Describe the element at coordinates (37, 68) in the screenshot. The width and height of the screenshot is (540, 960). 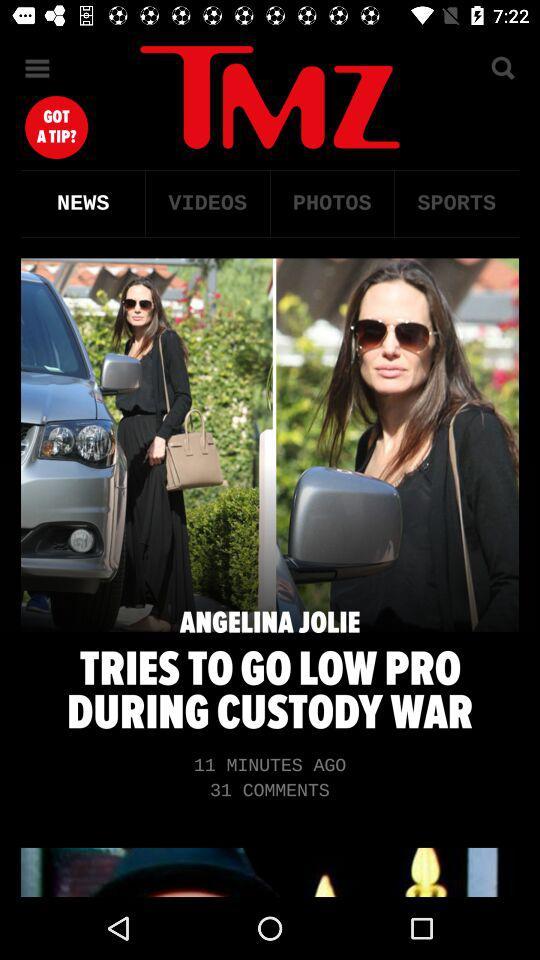
I see `customize option` at that location.